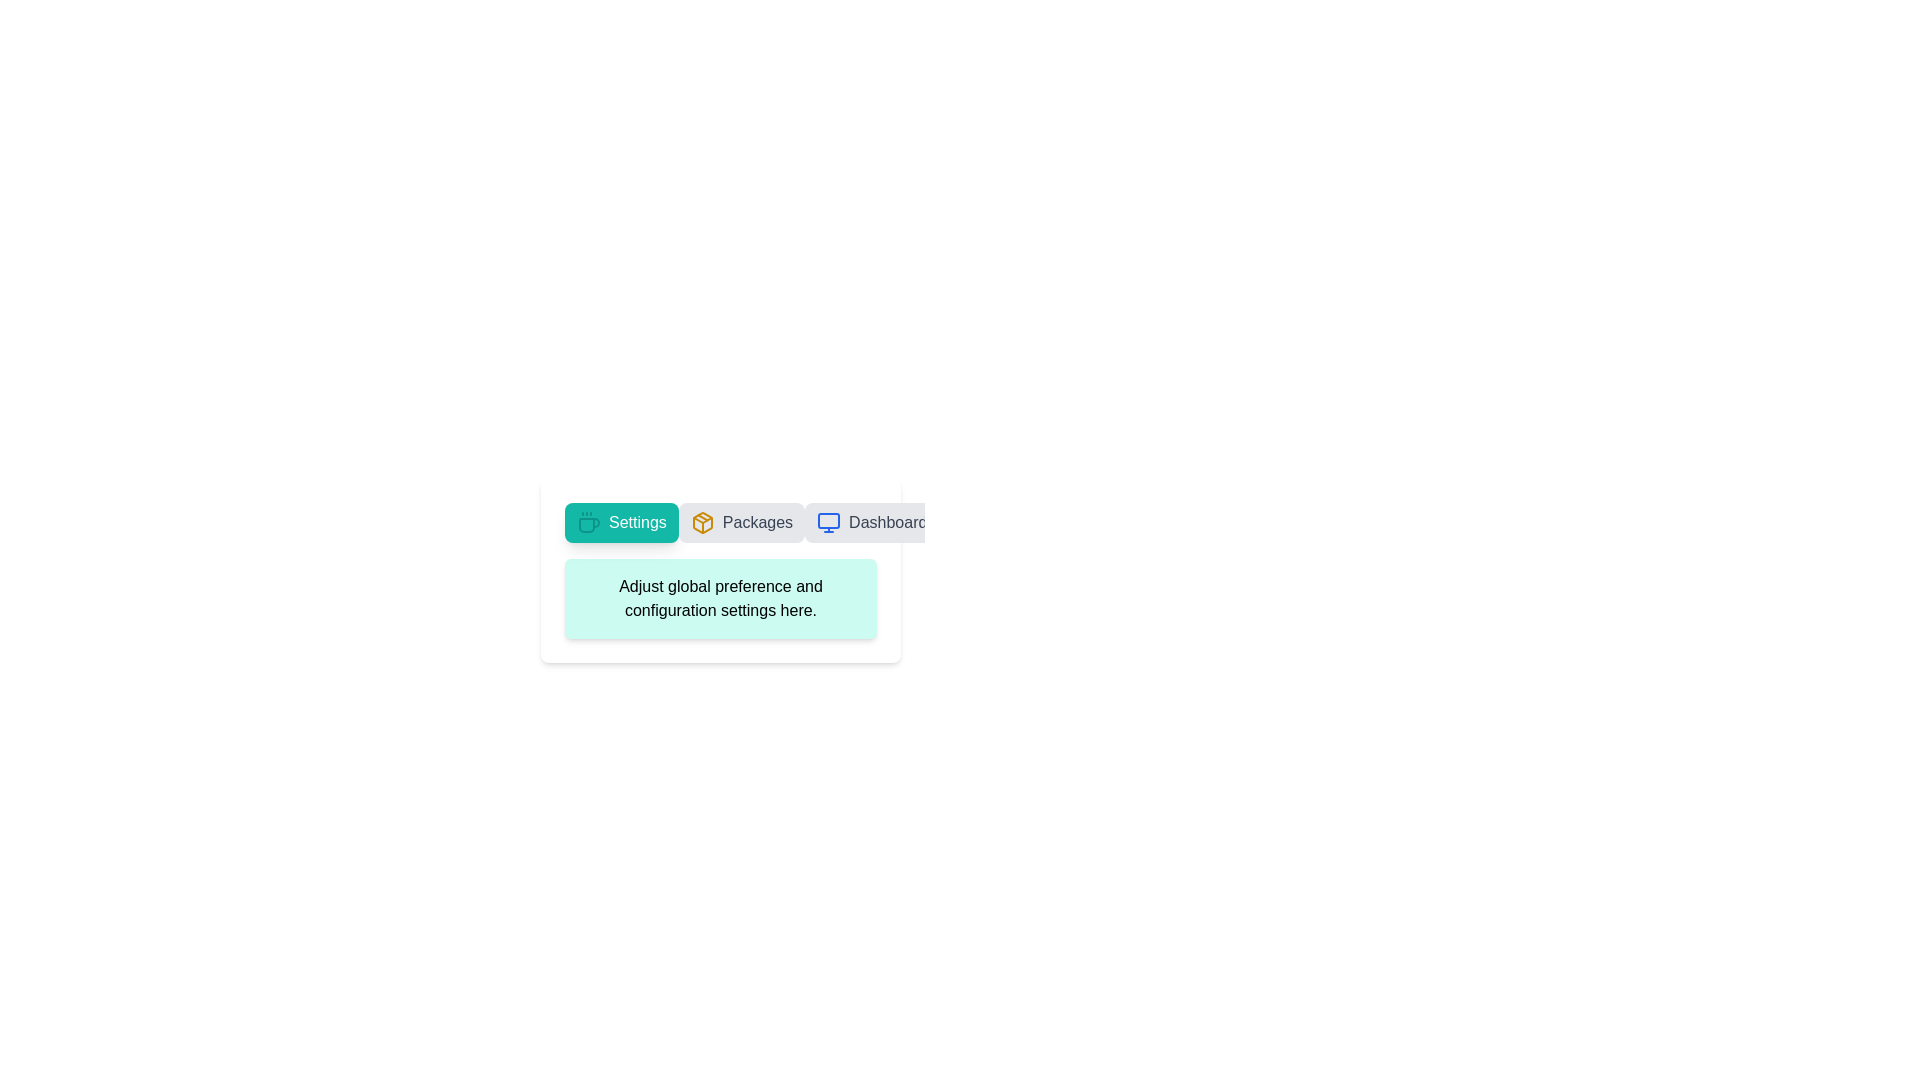 Image resolution: width=1920 pixels, height=1080 pixels. I want to click on the tab labeled Dashboard to observe visual feedback, so click(872, 522).